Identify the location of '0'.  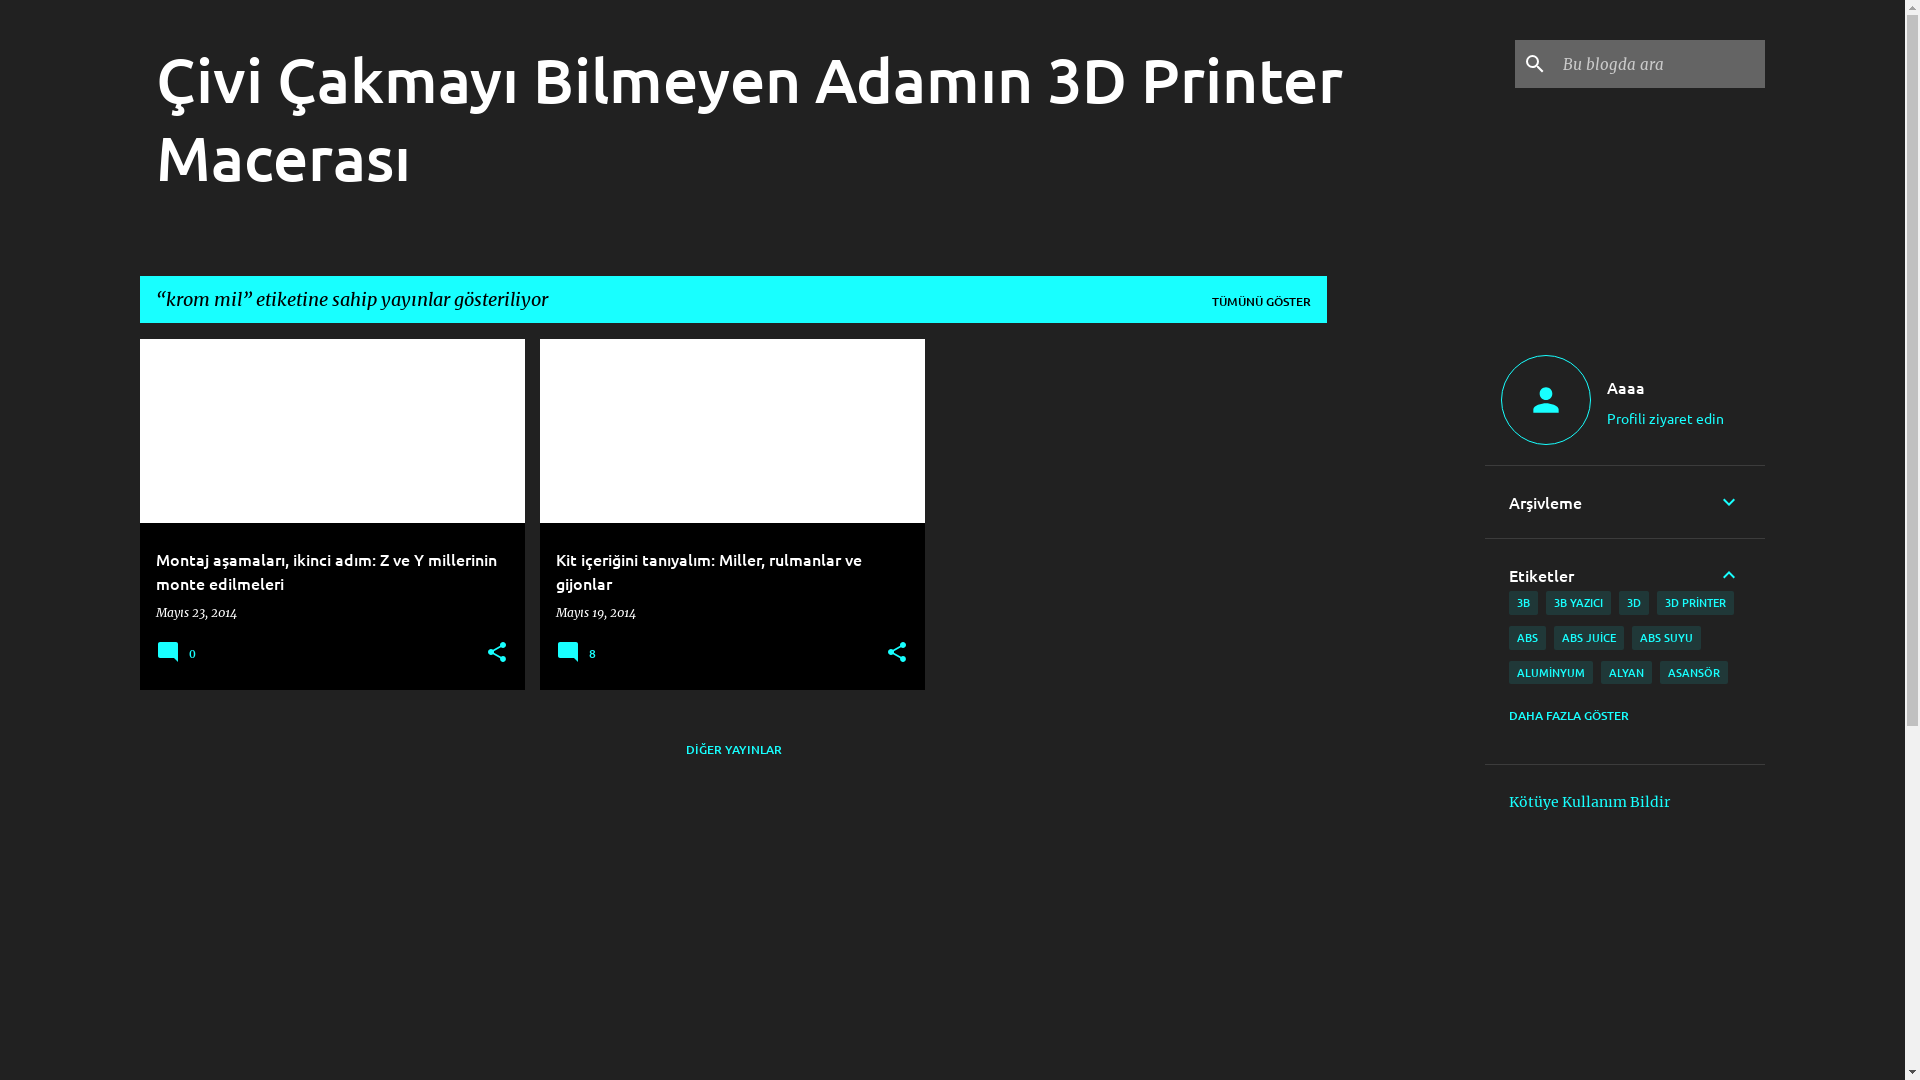
(178, 659).